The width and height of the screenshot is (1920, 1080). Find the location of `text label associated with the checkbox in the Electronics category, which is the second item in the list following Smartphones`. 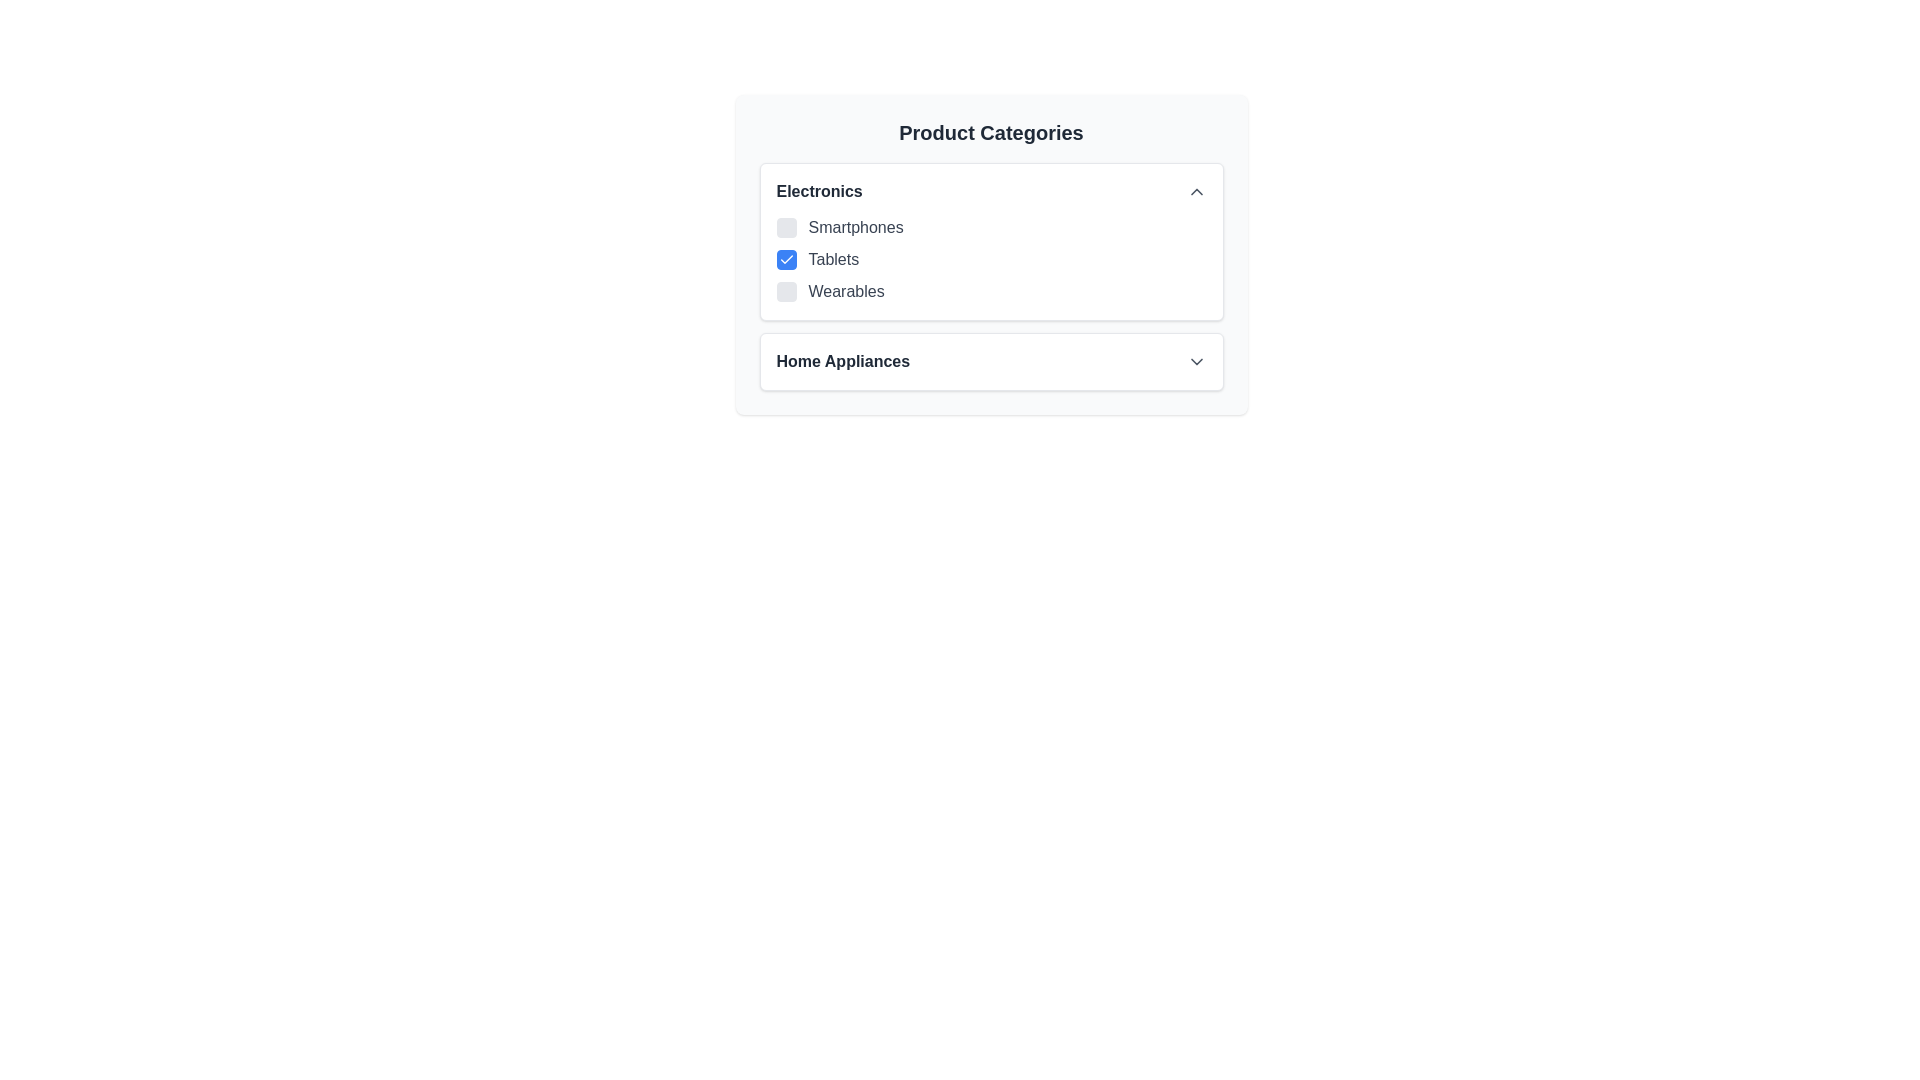

text label associated with the checkbox in the Electronics category, which is the second item in the list following Smartphones is located at coordinates (833, 258).